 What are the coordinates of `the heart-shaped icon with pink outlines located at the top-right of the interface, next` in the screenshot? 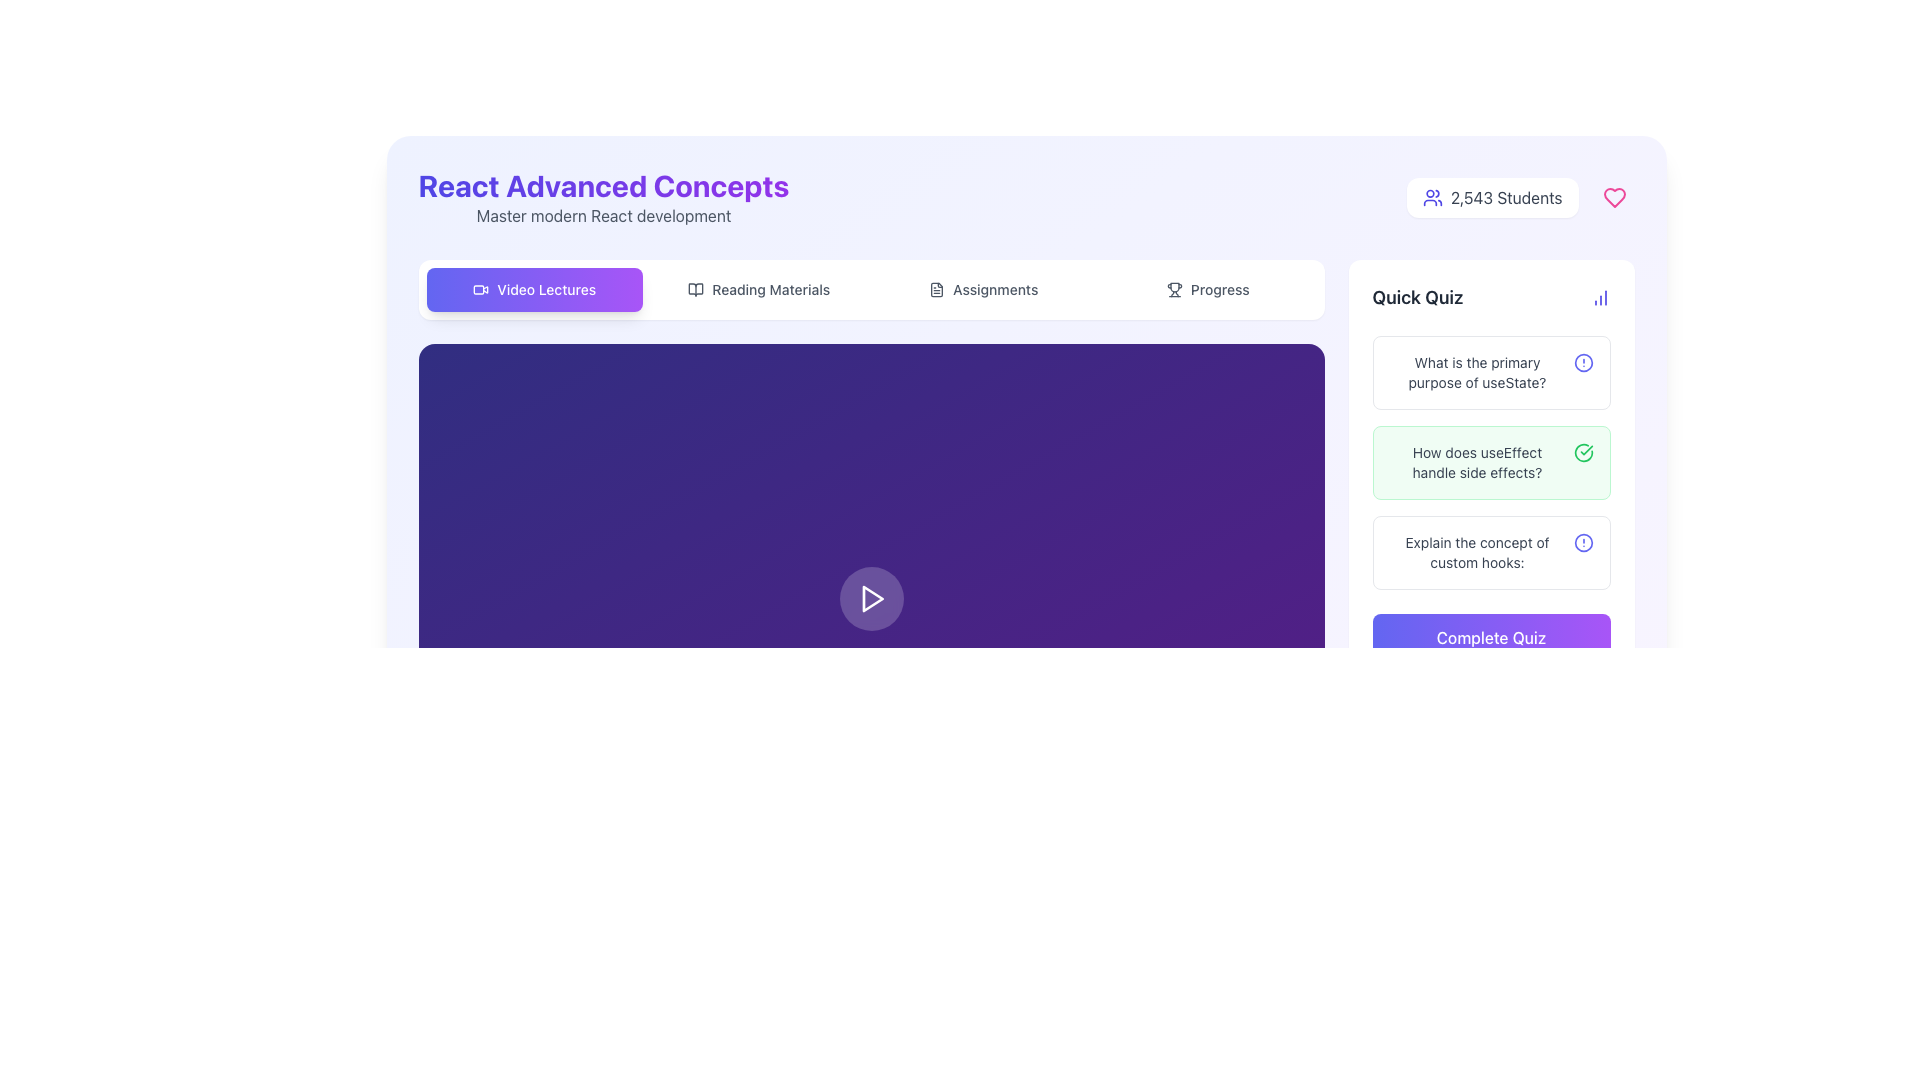 It's located at (1614, 197).